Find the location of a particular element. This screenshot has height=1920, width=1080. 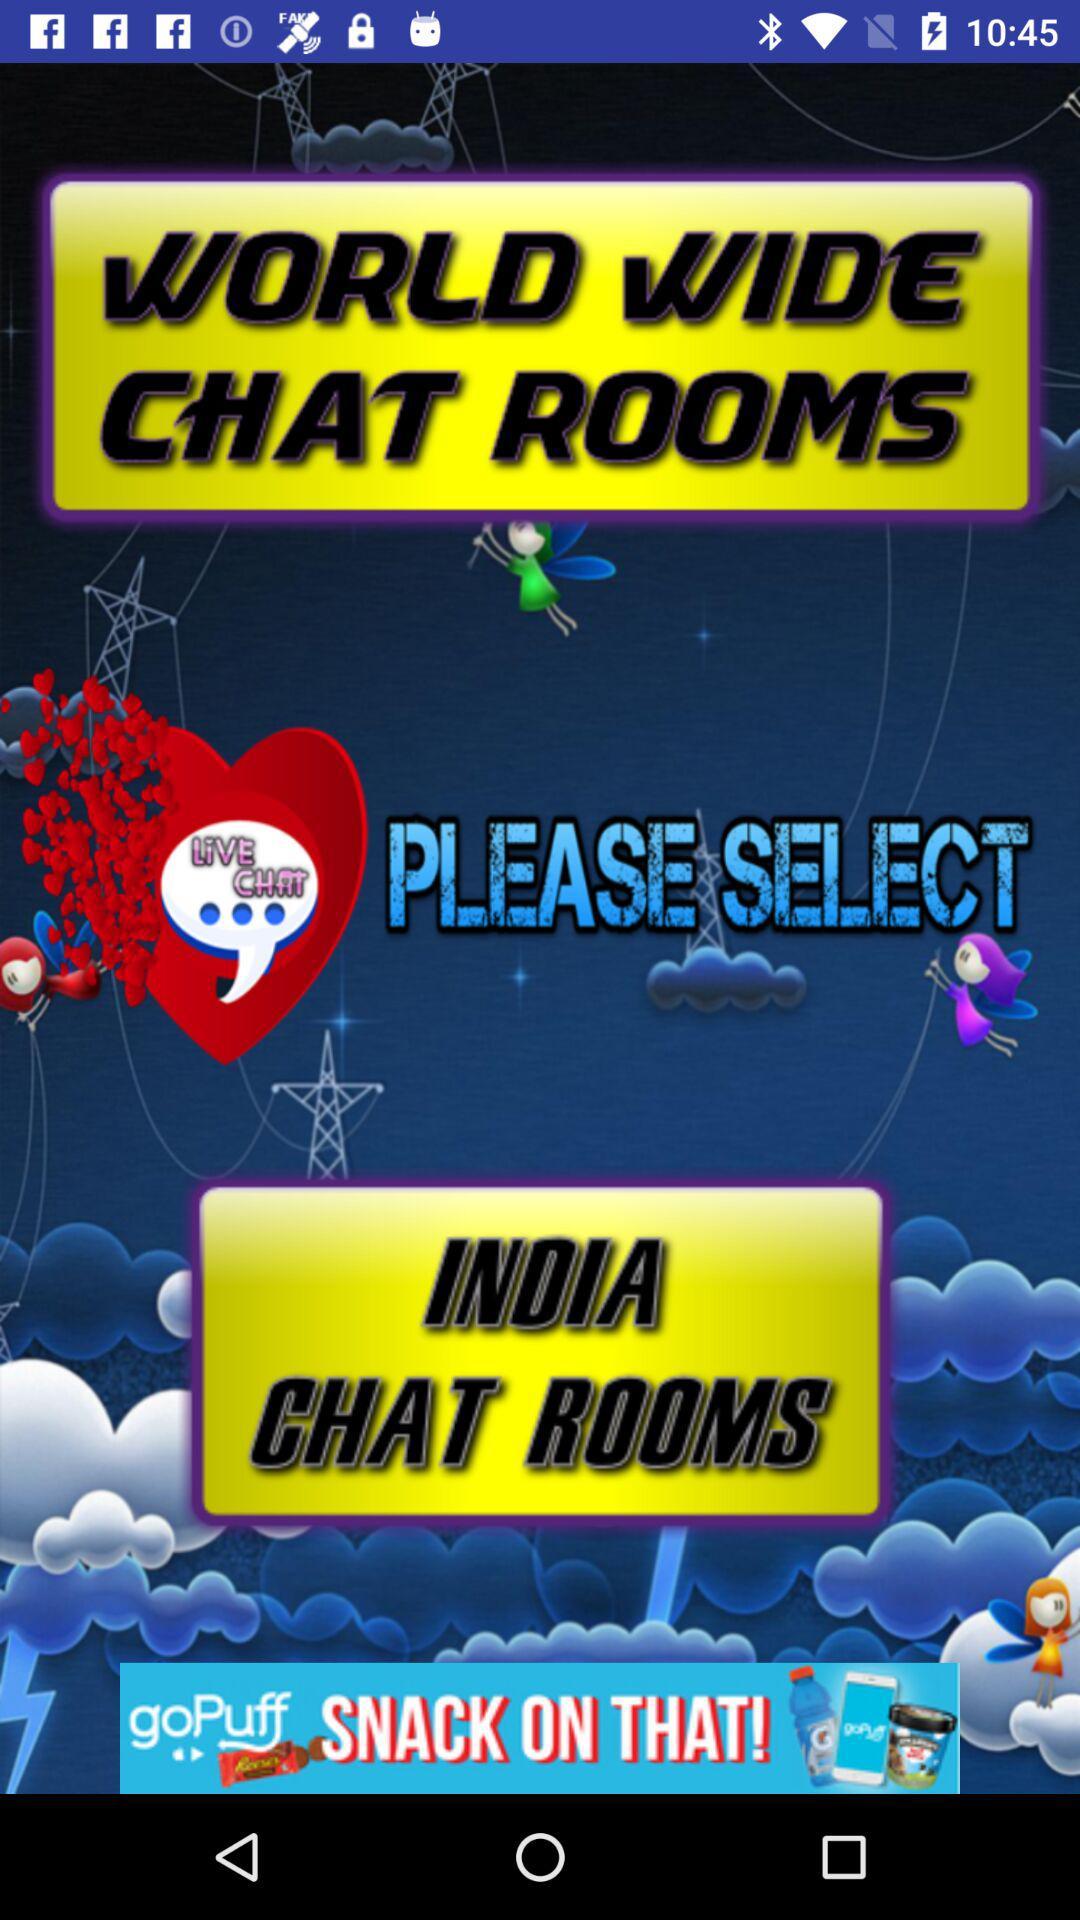

advertisement banner would take off site is located at coordinates (540, 1727).